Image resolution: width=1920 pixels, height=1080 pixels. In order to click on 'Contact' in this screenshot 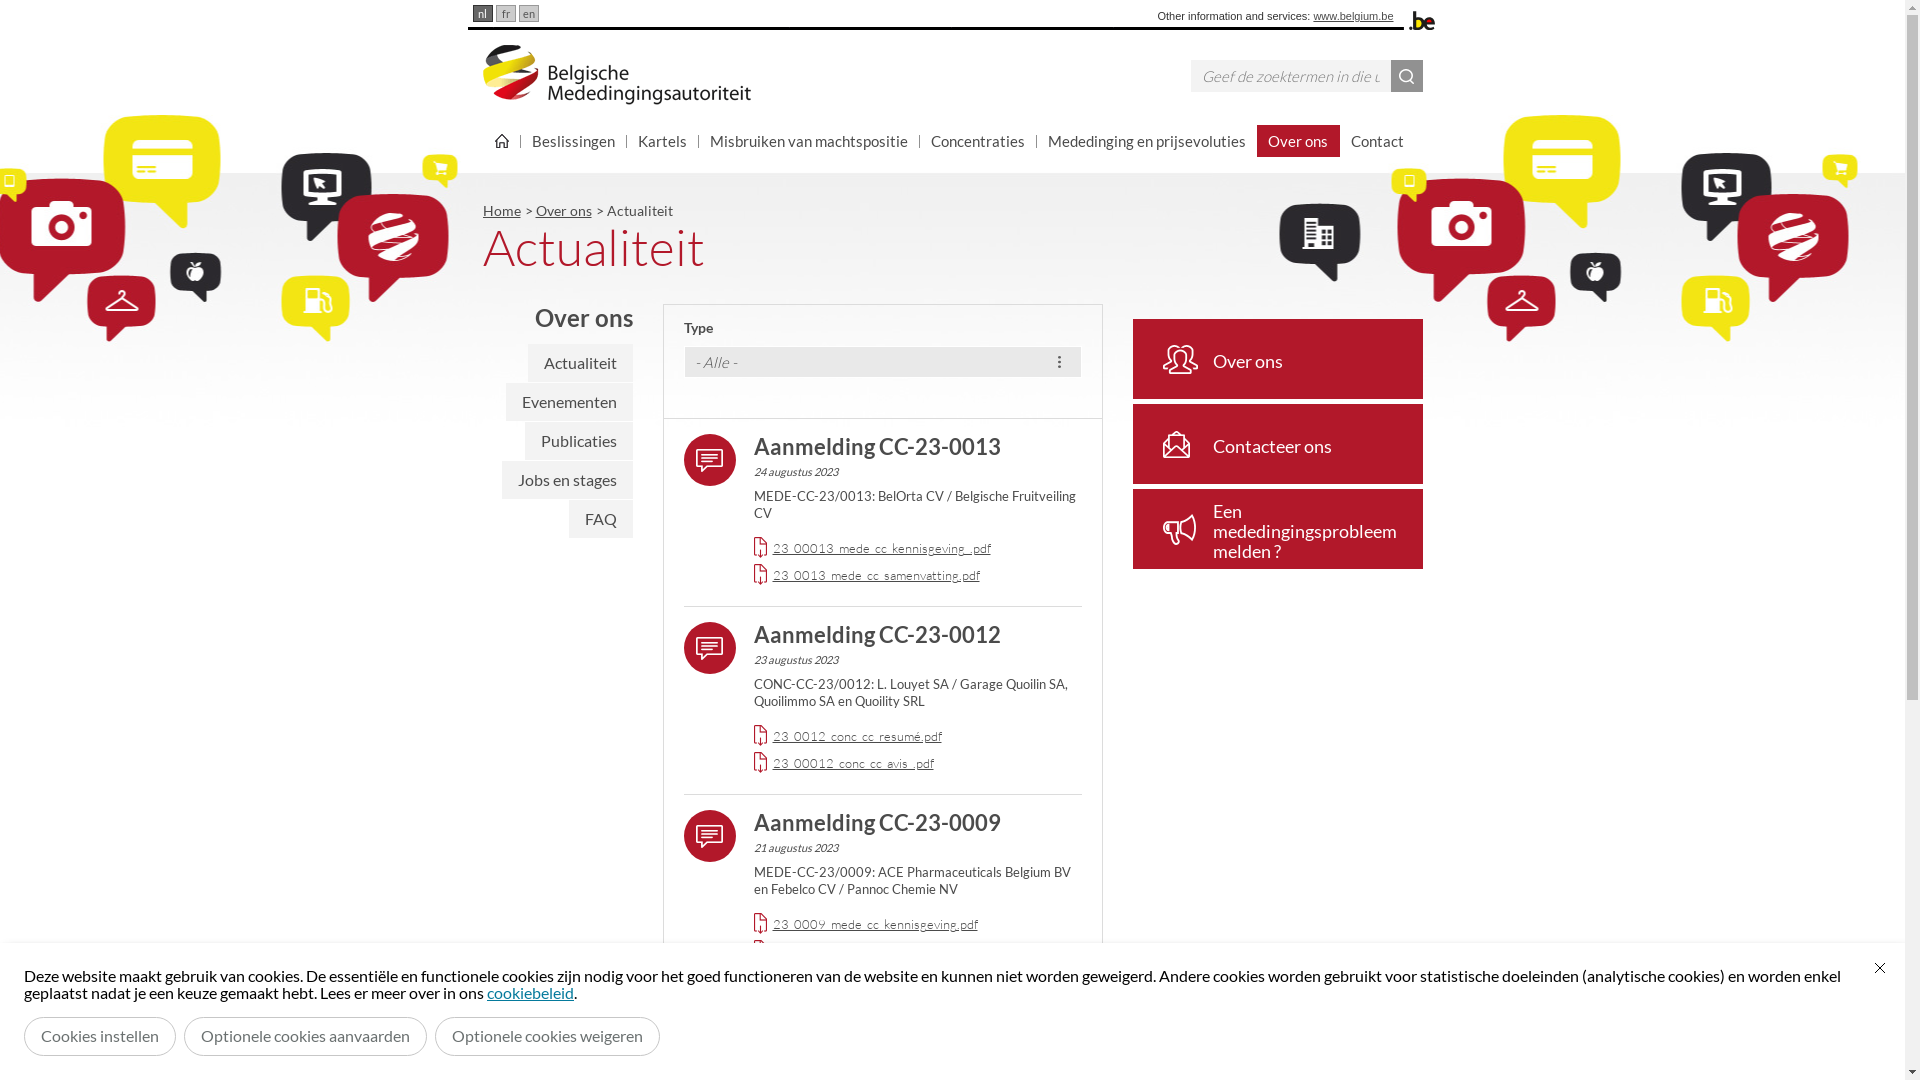, I will do `click(1376, 140)`.